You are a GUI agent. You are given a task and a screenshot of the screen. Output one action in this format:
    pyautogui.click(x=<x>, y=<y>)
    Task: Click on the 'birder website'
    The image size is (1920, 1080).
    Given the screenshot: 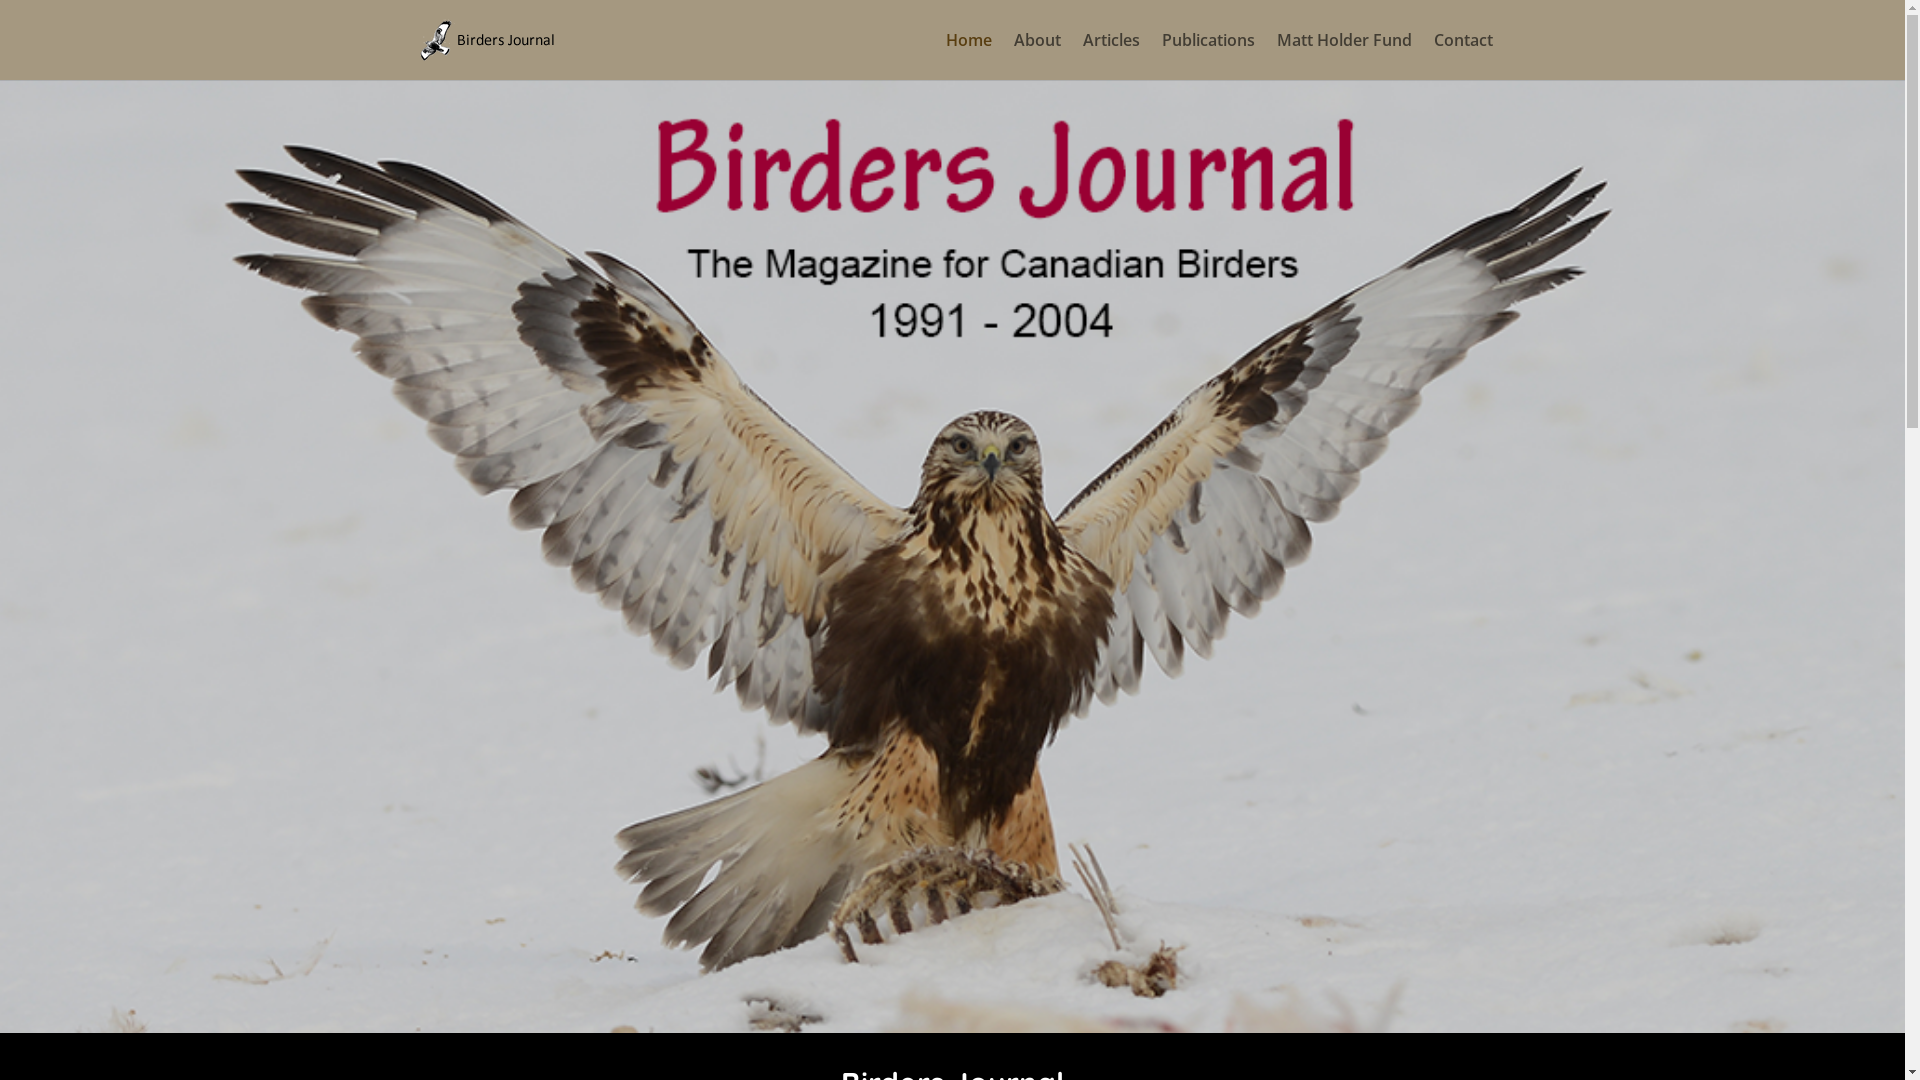 What is the action you would take?
    pyautogui.click(x=951, y=556)
    